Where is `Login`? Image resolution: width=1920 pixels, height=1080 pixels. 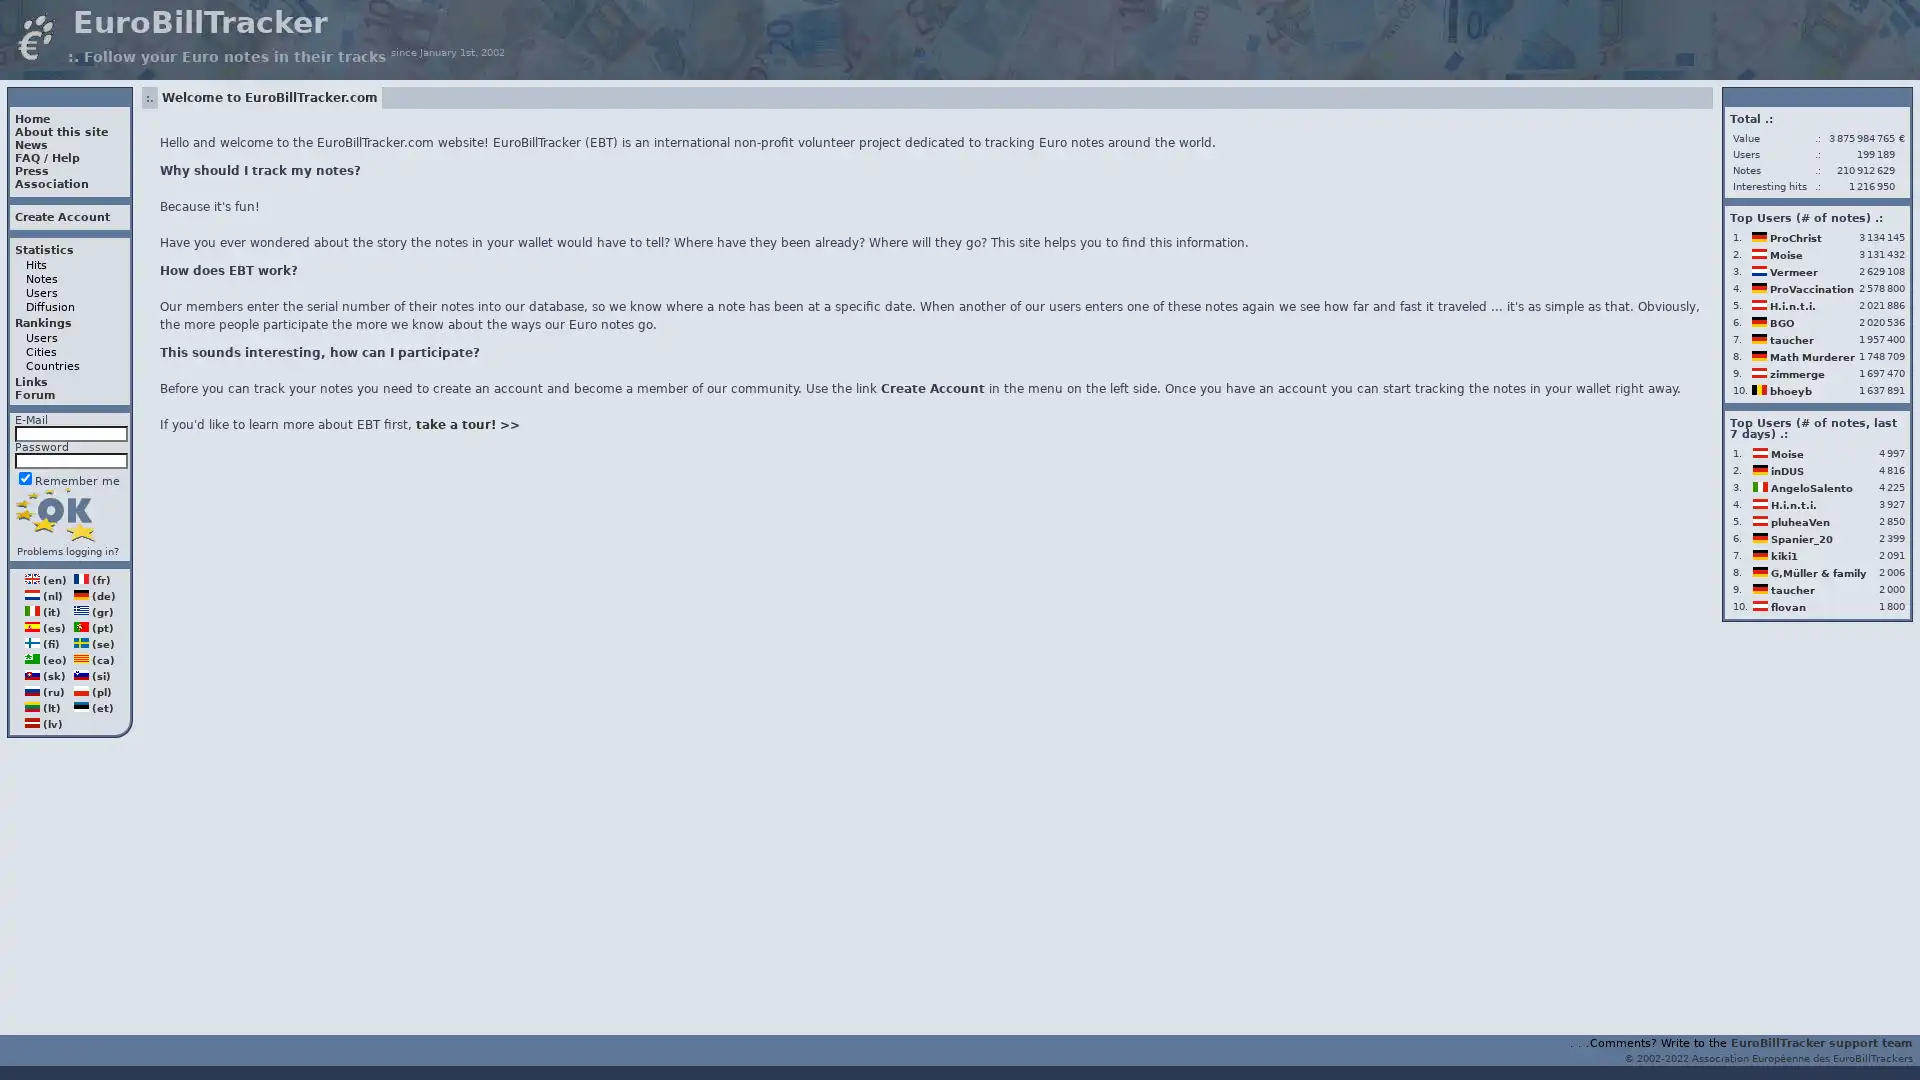 Login is located at coordinates (54, 514).